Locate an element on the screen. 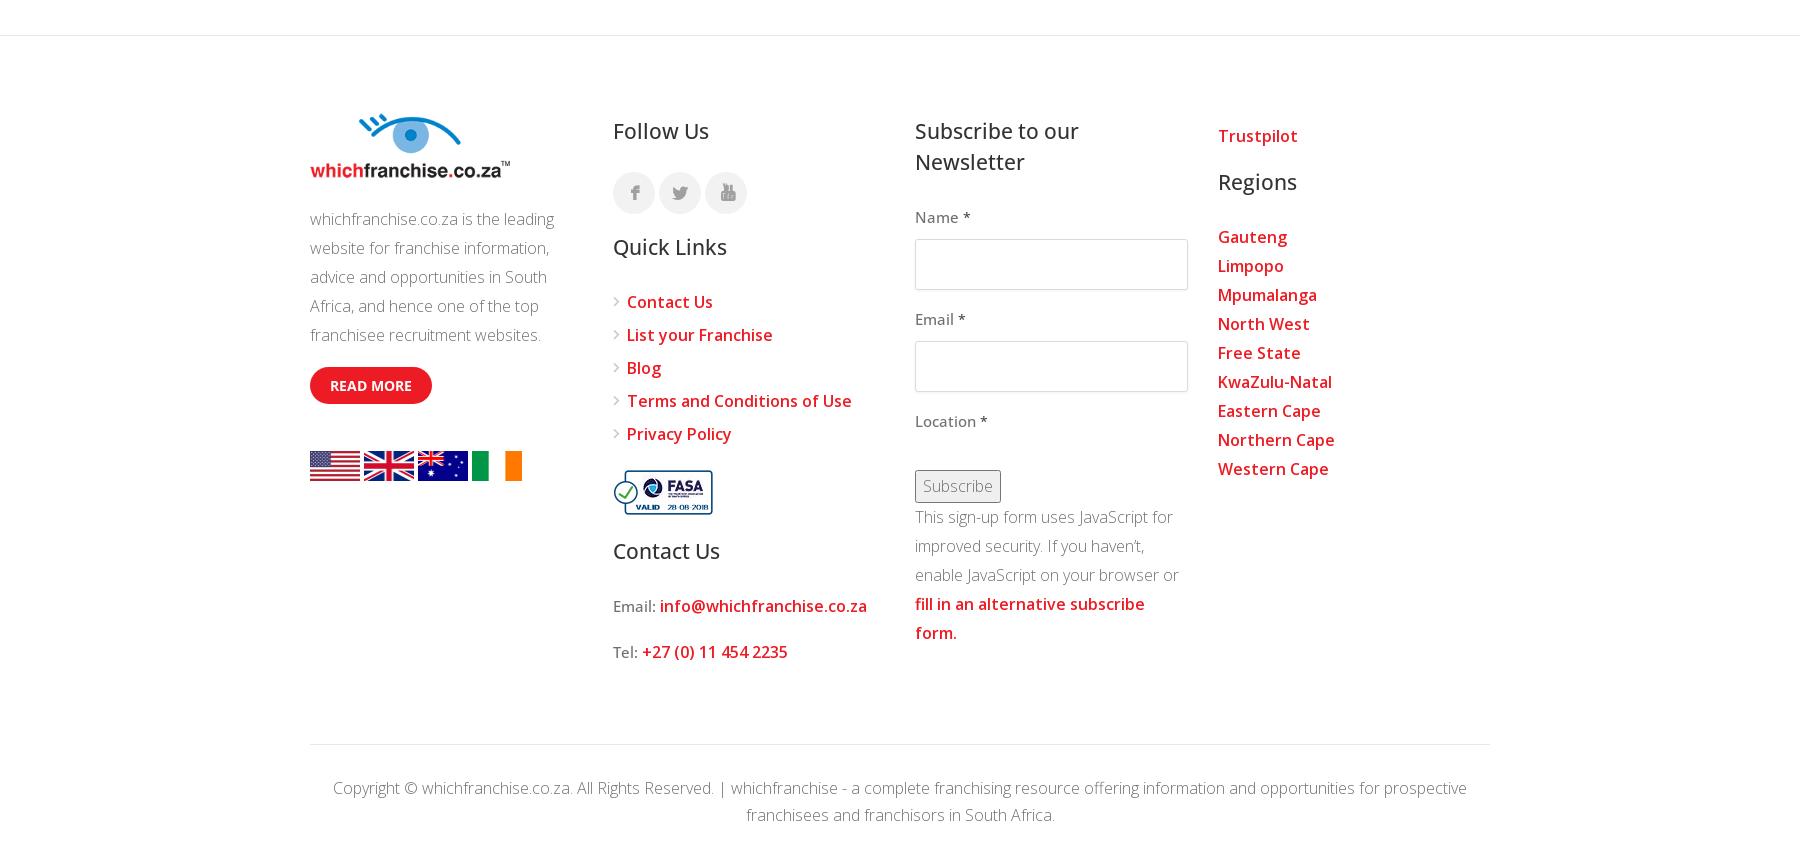 This screenshot has height=859, width=1800. 'Email:' is located at coordinates (612, 606).